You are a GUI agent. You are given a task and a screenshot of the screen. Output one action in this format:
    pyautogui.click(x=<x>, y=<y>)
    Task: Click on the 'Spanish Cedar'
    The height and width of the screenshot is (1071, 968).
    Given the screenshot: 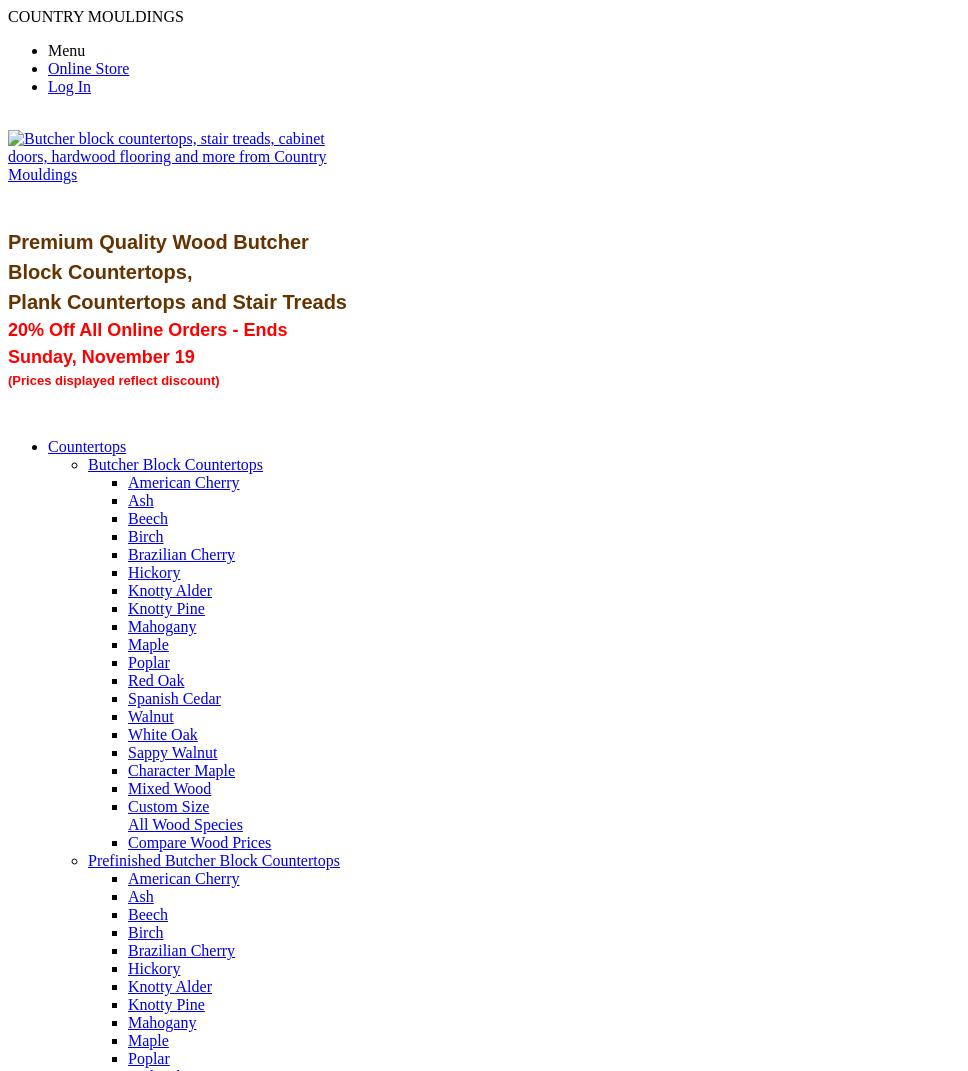 What is the action you would take?
    pyautogui.click(x=174, y=698)
    